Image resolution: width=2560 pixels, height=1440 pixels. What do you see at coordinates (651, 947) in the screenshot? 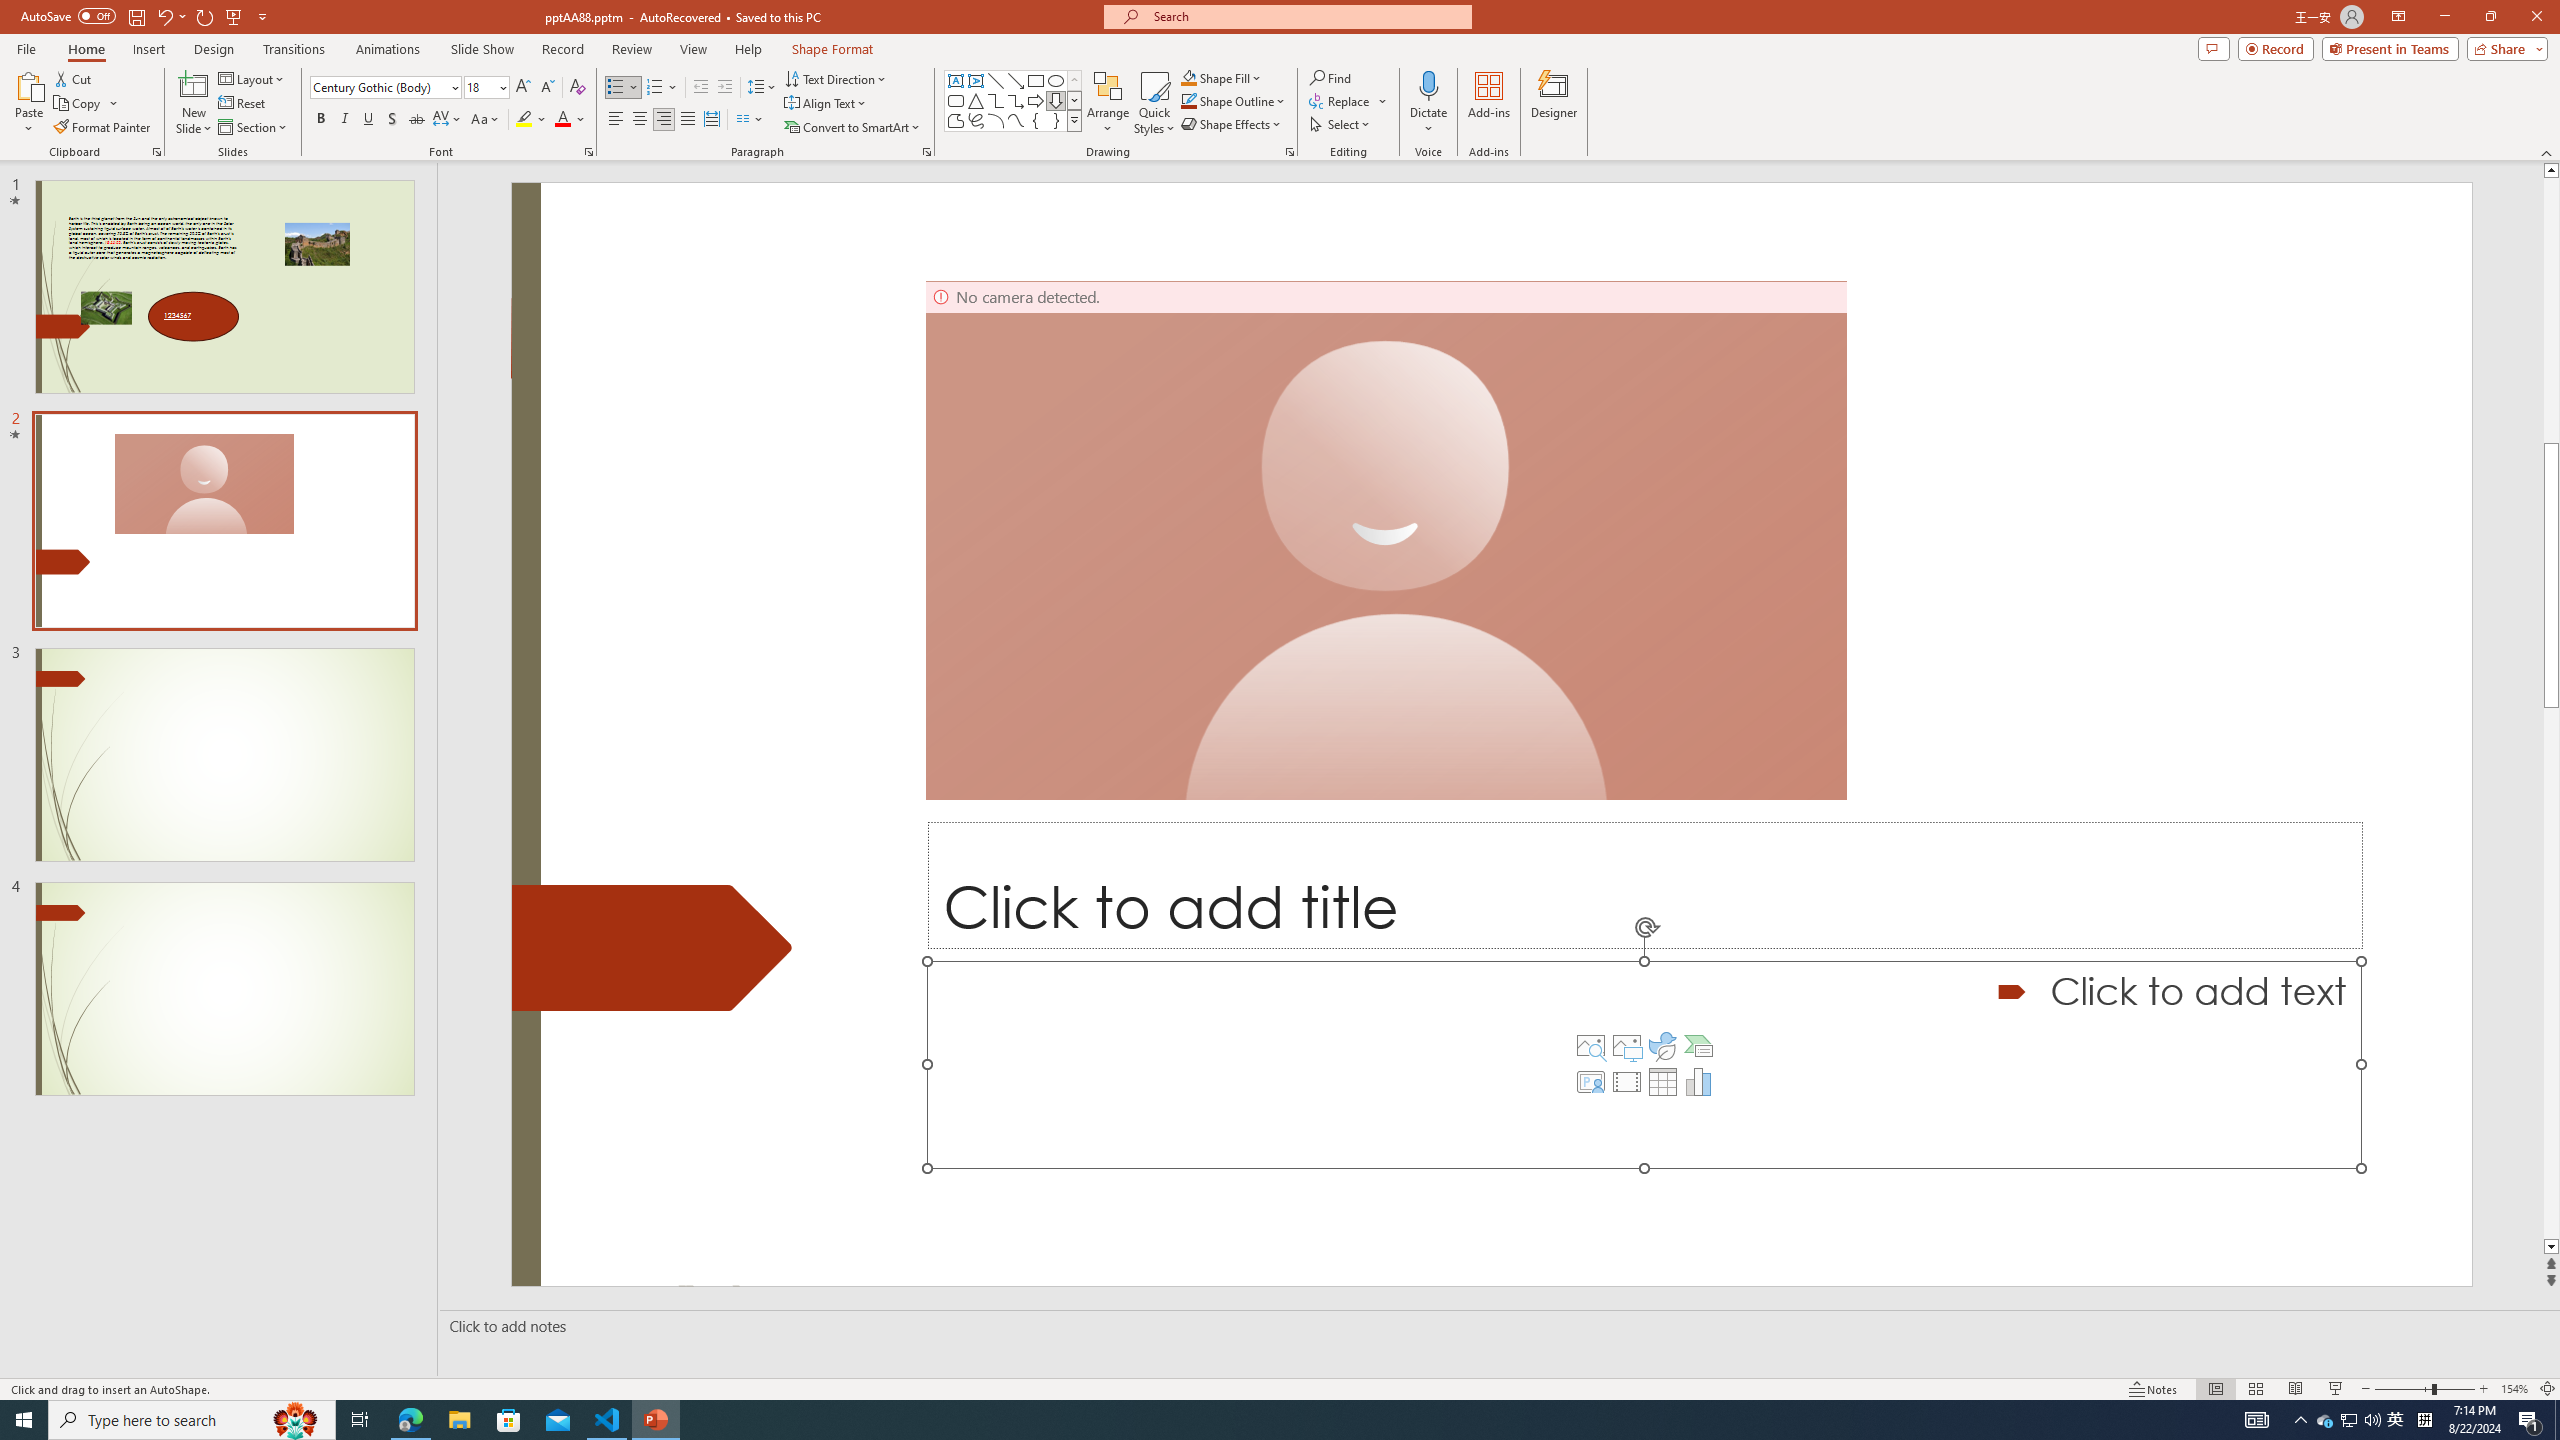
I see `'Decorative Locked'` at bounding box center [651, 947].